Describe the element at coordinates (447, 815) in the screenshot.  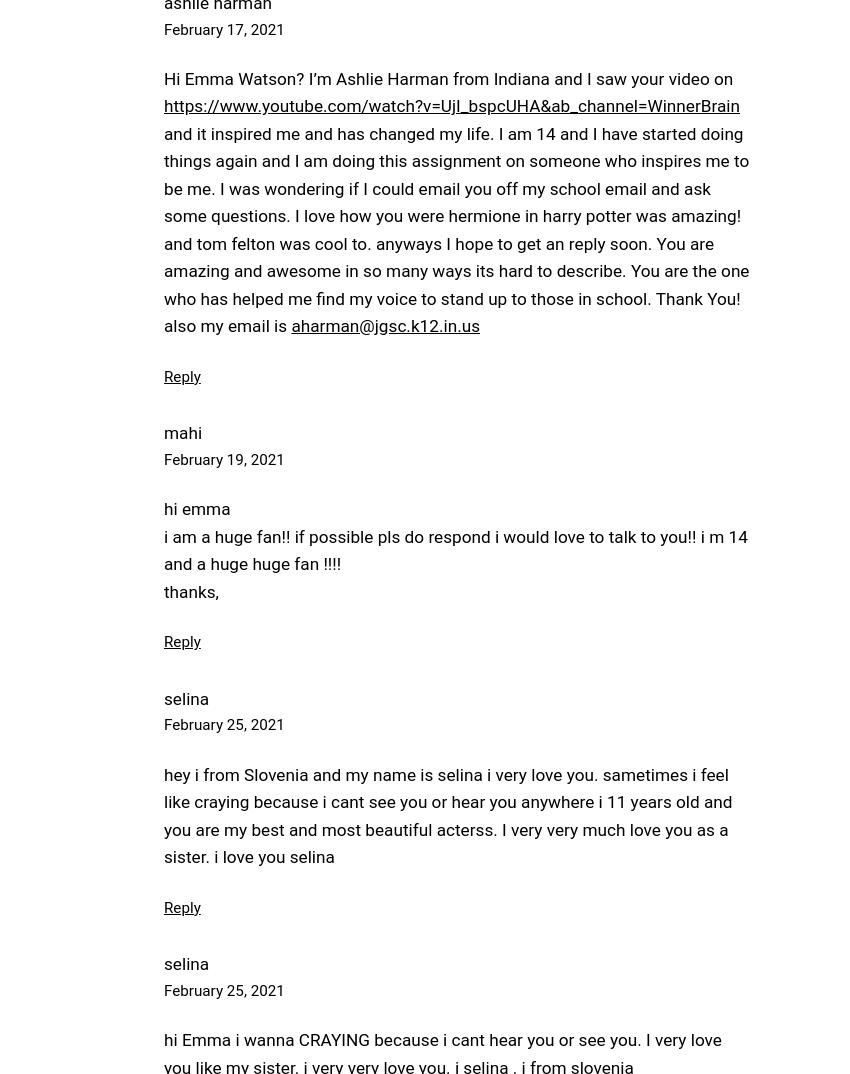
I see `'hey i from Slovenia and my name is selina i very love you. sametimes i feel like craying because i cant see you or hear you anywhere i 11 years old and you are my best and most beautiful acterss. I very  very much love you as a sister. i love you selina'` at that location.